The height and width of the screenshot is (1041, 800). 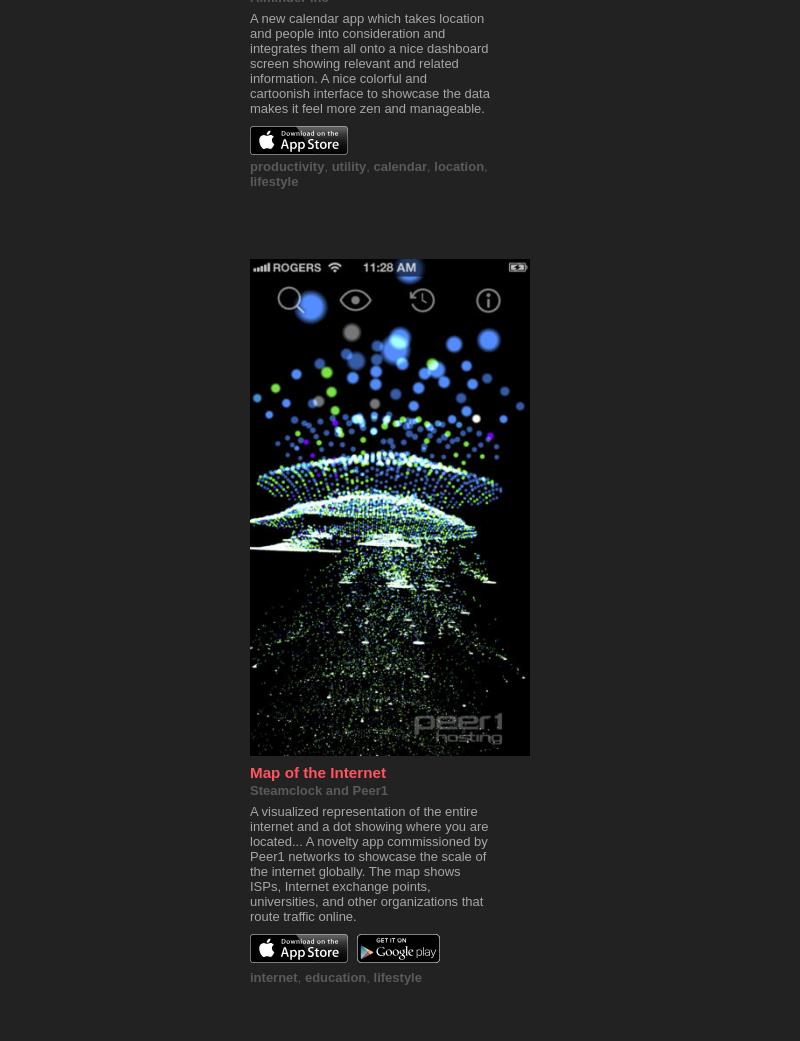 What do you see at coordinates (457, 166) in the screenshot?
I see `'location'` at bounding box center [457, 166].